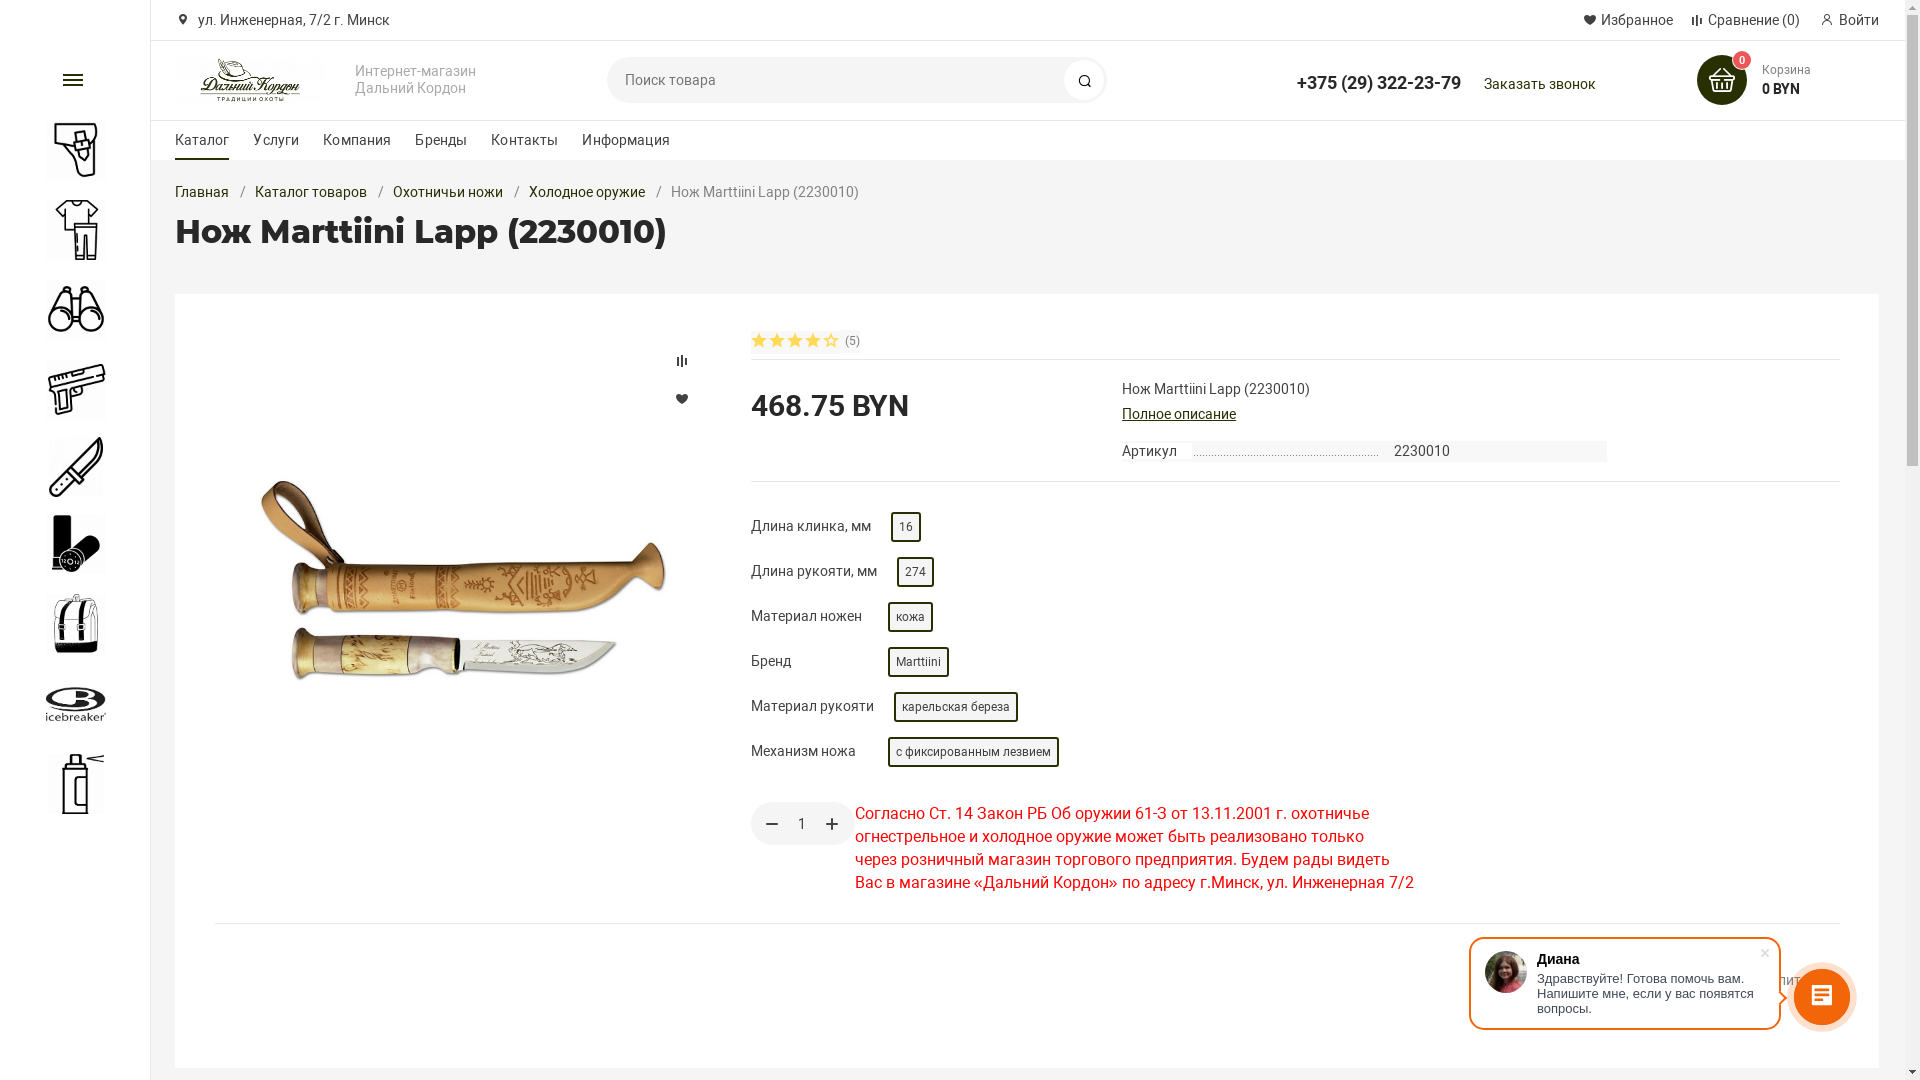 Image resolution: width=1920 pixels, height=1080 pixels. What do you see at coordinates (1377, 72) in the screenshot?
I see `'+375 (29) 322-23-79'` at bounding box center [1377, 72].